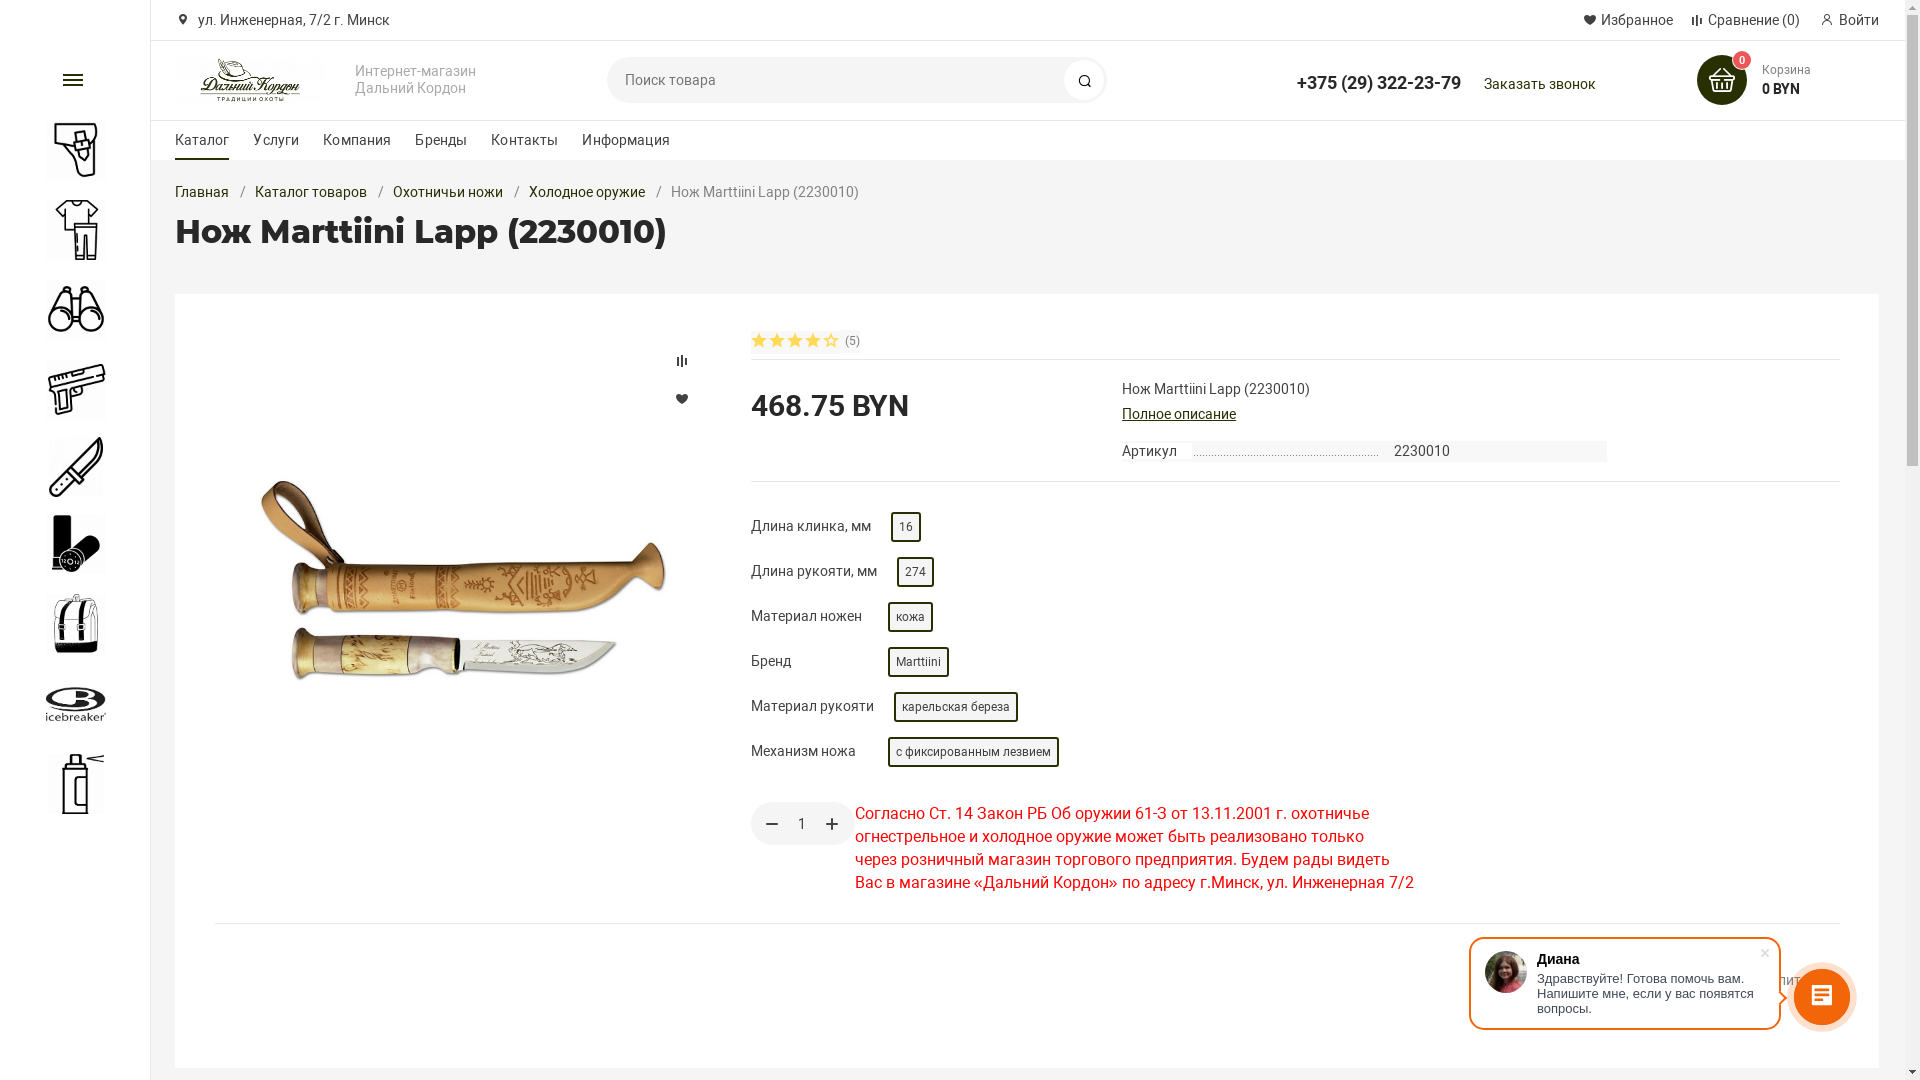 Image resolution: width=1920 pixels, height=1080 pixels. What do you see at coordinates (1377, 72) in the screenshot?
I see `'+375 (29) 322-23-79'` at bounding box center [1377, 72].